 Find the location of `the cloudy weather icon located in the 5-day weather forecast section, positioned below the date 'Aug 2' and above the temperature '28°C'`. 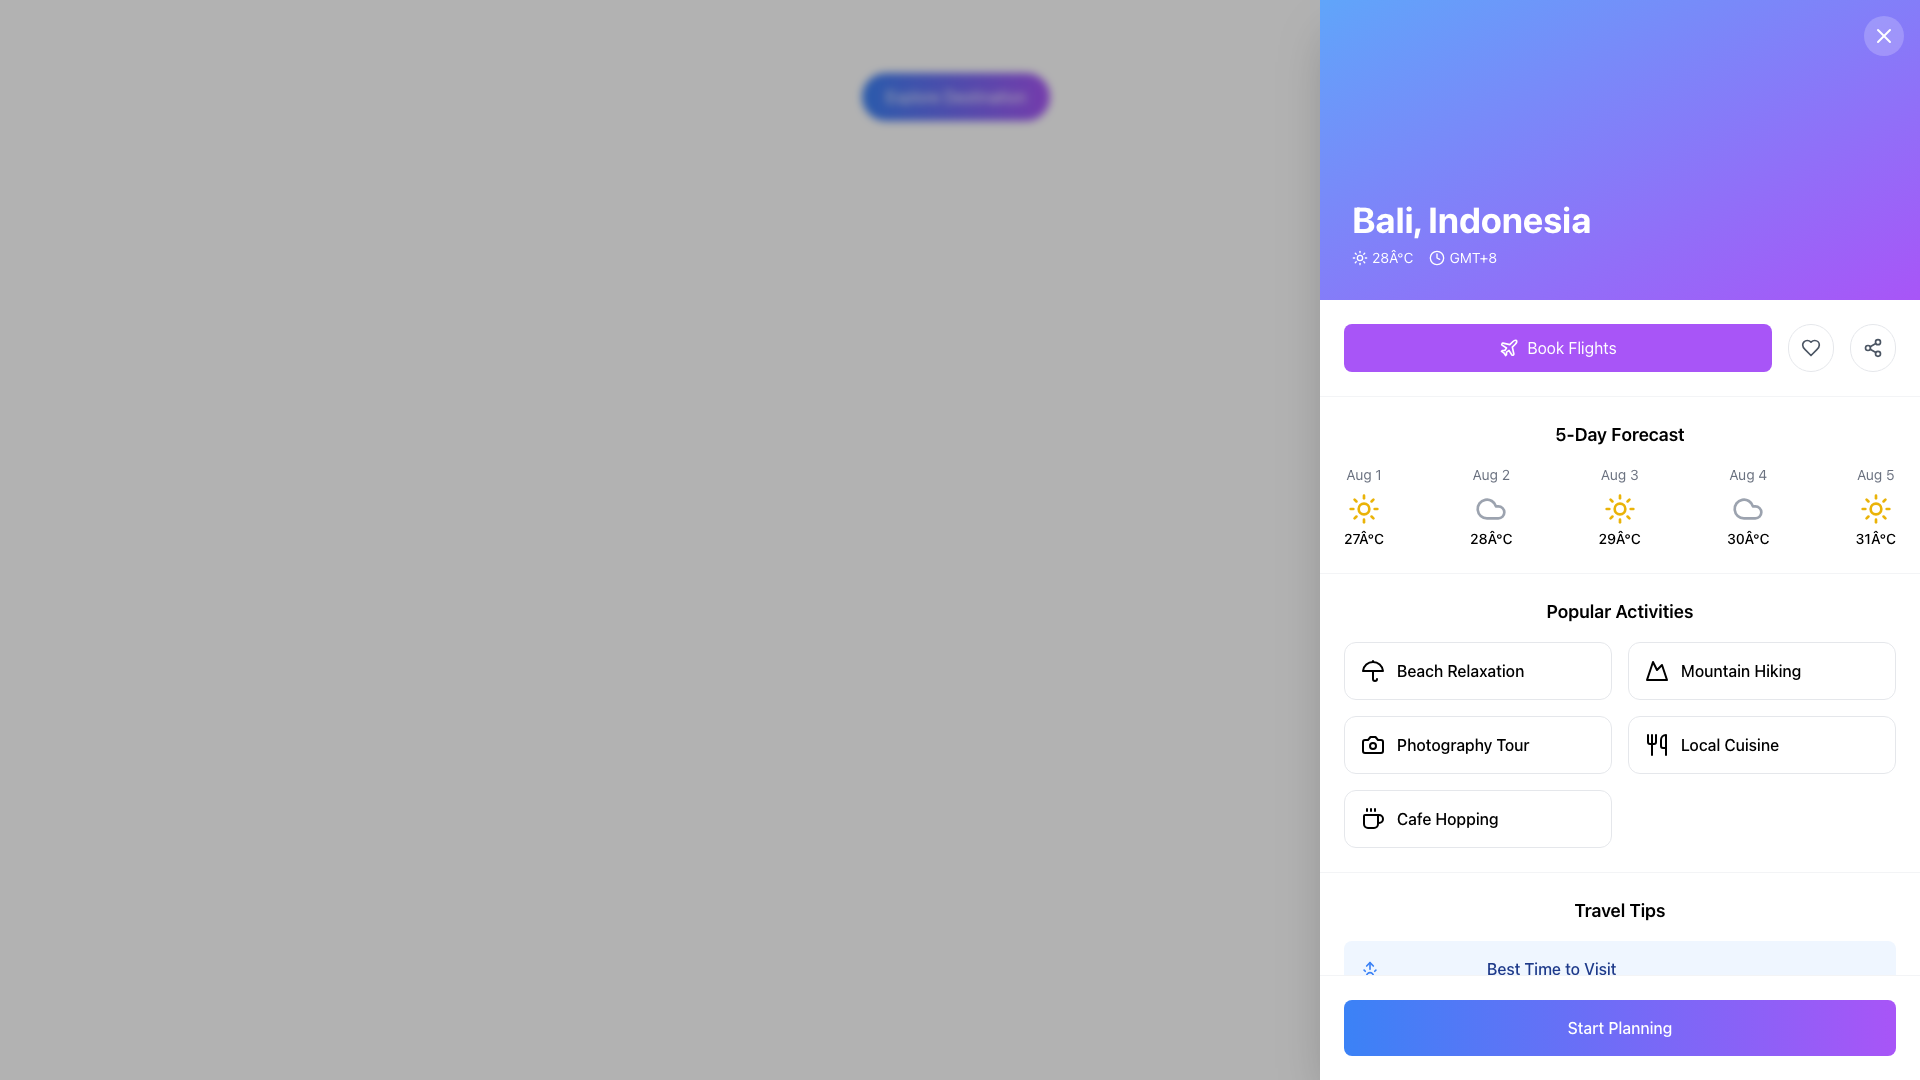

the cloudy weather icon located in the 5-day weather forecast section, positioned below the date 'Aug 2' and above the temperature '28°C' is located at coordinates (1491, 508).